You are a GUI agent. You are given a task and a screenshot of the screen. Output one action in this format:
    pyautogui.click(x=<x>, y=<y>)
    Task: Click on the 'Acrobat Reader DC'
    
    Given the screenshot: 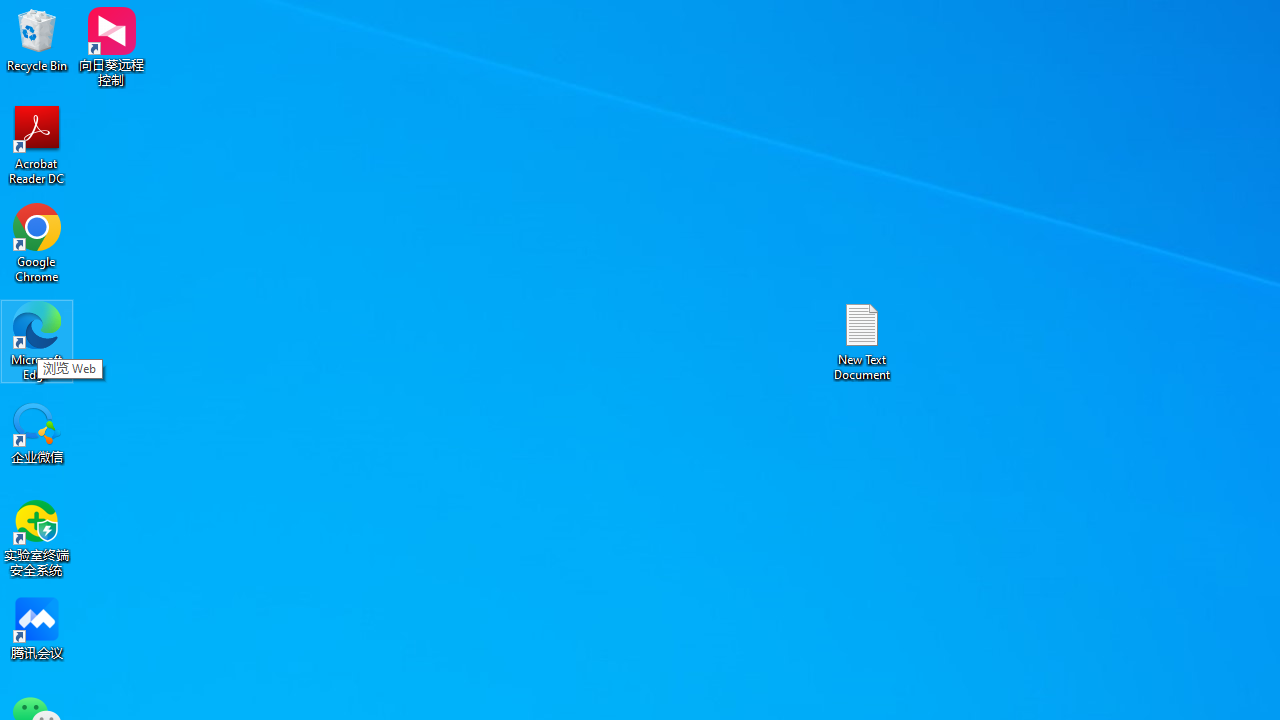 What is the action you would take?
    pyautogui.click(x=37, y=144)
    